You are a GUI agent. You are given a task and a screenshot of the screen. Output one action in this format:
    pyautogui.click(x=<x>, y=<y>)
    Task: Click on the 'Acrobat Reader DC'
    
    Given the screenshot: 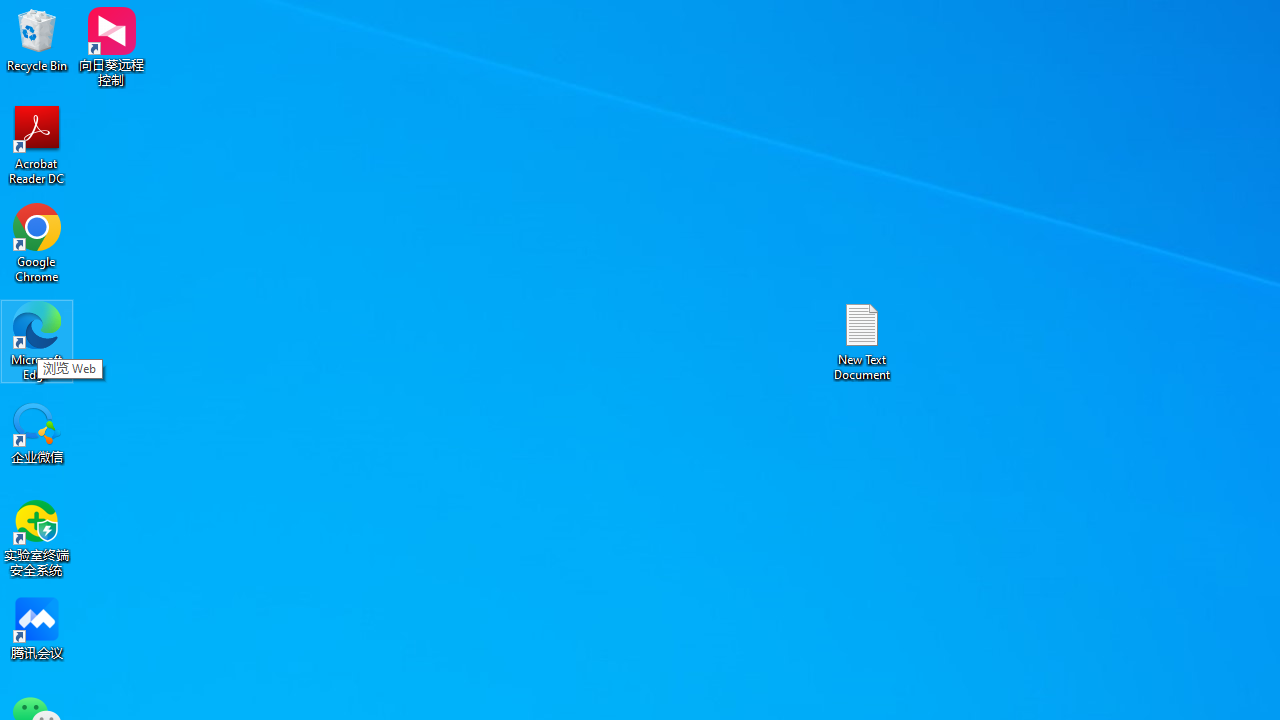 What is the action you would take?
    pyautogui.click(x=37, y=144)
    